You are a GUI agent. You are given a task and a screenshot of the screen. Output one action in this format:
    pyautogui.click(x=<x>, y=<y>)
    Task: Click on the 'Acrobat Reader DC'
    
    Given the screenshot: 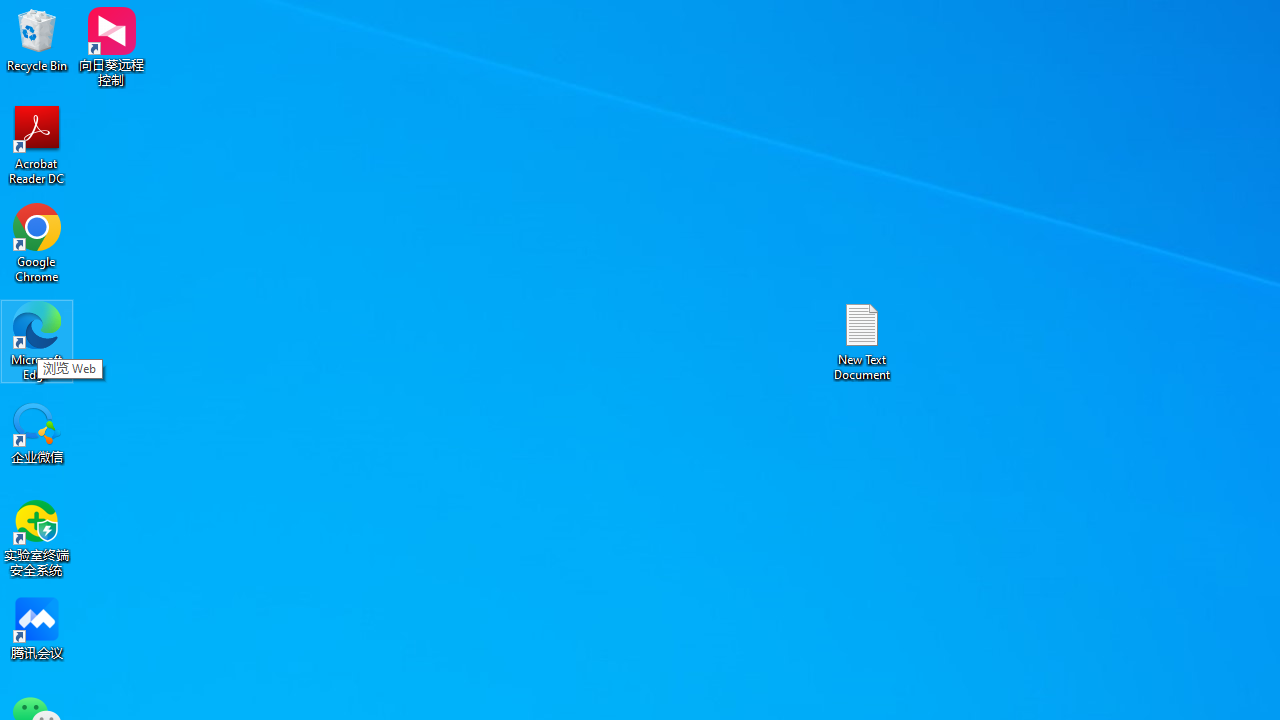 What is the action you would take?
    pyautogui.click(x=37, y=144)
    